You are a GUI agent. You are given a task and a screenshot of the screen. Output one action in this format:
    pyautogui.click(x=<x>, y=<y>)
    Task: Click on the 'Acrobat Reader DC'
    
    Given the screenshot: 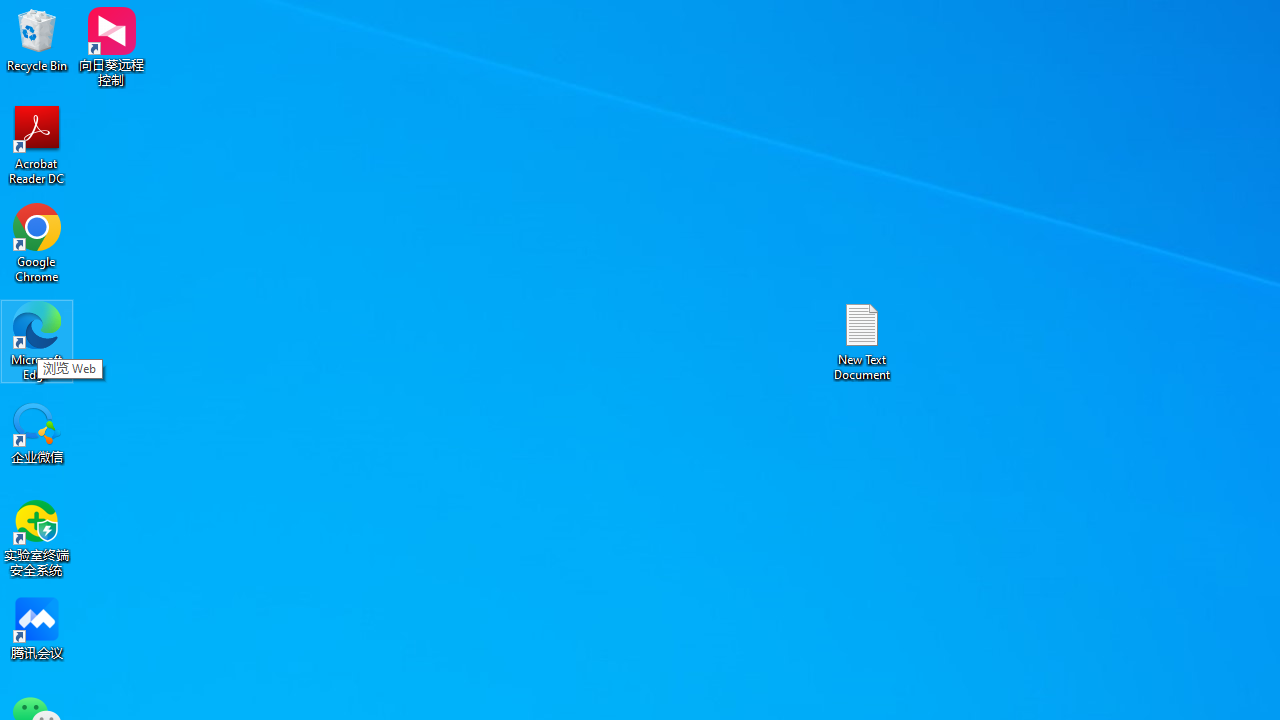 What is the action you would take?
    pyautogui.click(x=37, y=144)
    